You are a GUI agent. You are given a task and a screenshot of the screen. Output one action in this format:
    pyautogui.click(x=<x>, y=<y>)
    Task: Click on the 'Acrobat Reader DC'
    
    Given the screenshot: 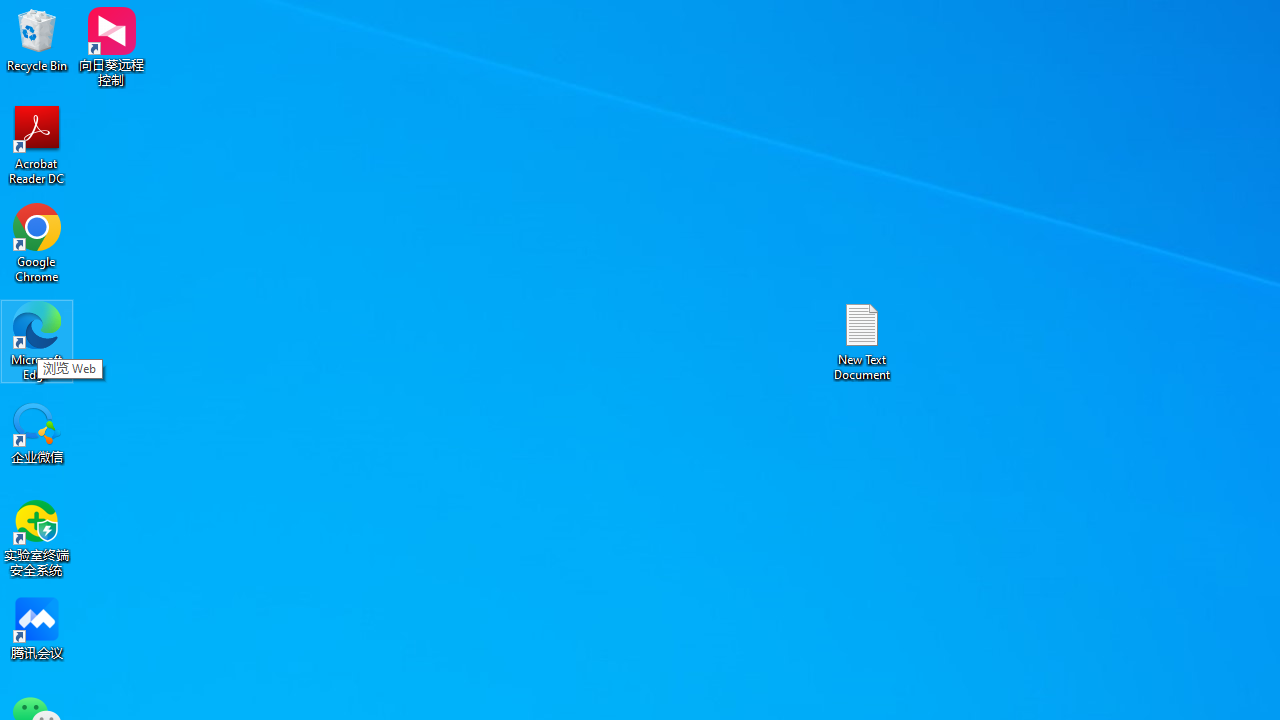 What is the action you would take?
    pyautogui.click(x=37, y=144)
    